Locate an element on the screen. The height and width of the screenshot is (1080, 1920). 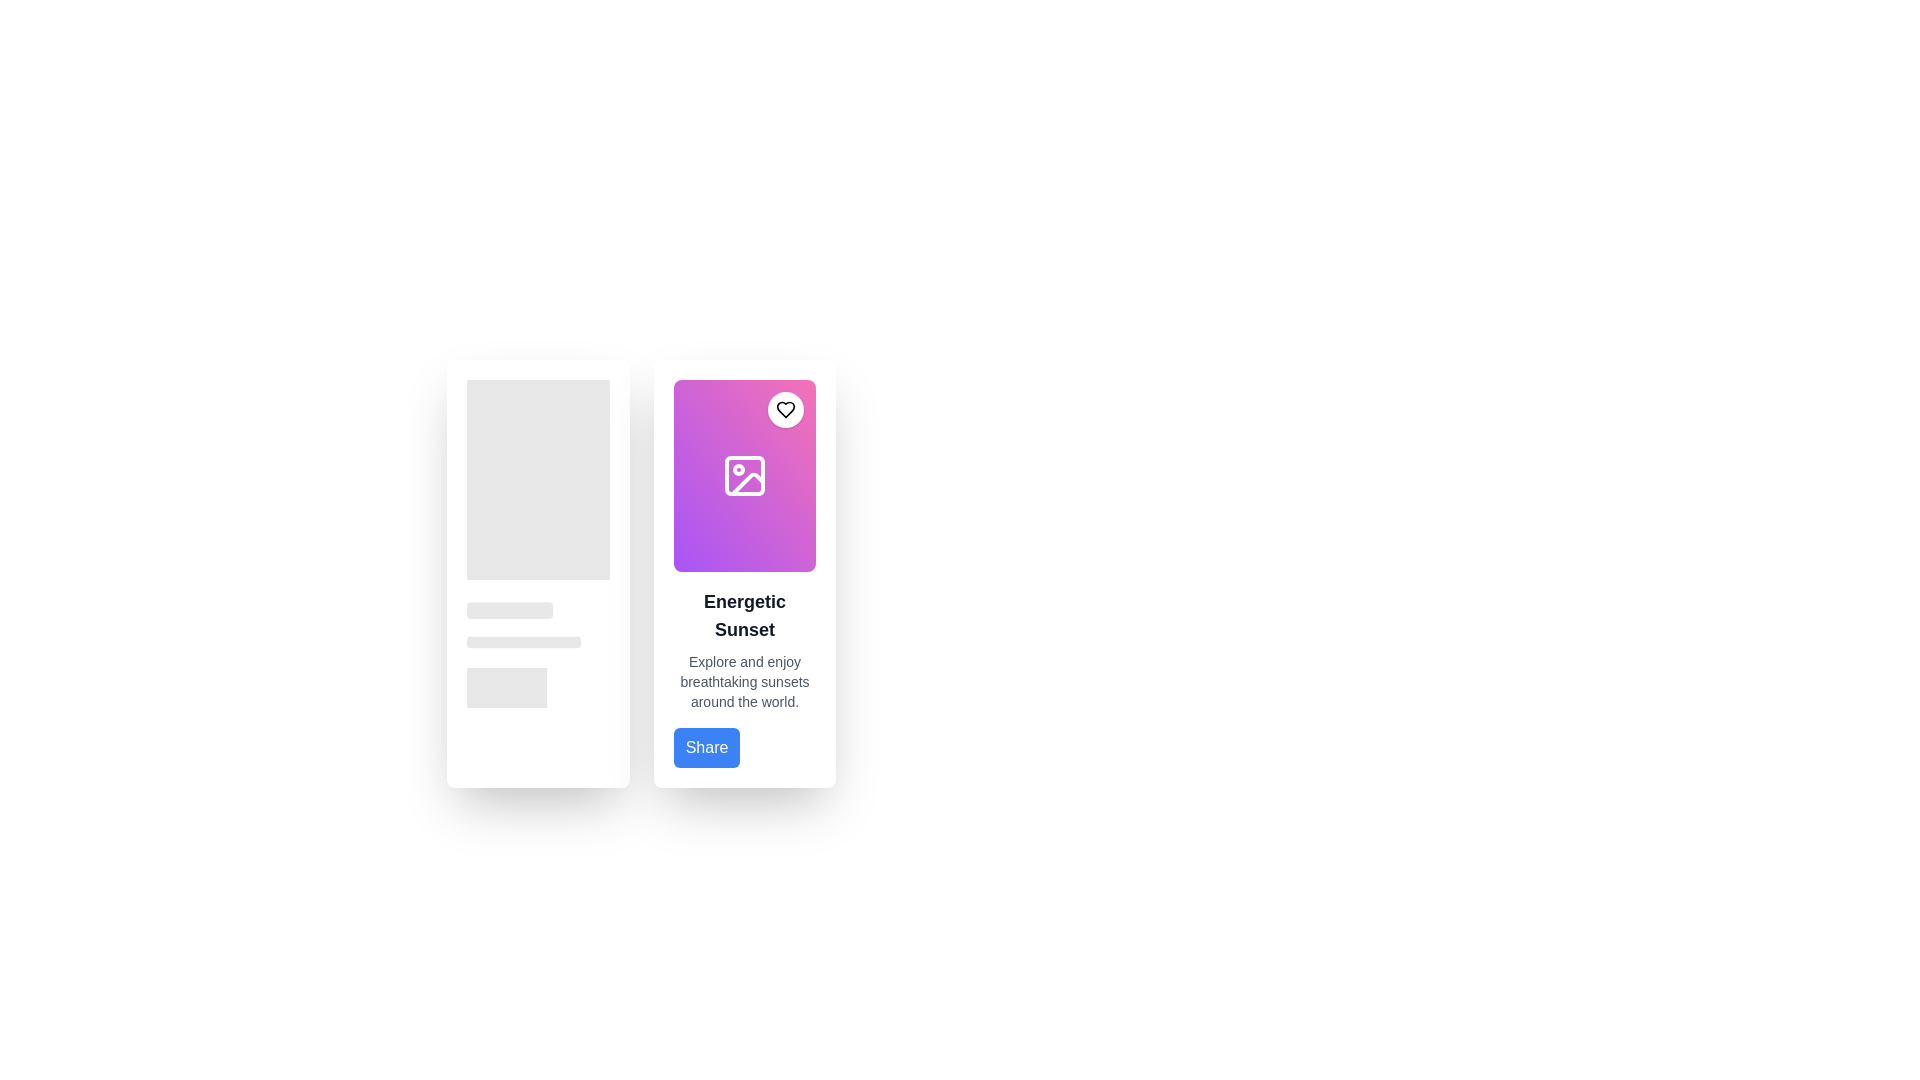
the informational subtitle text label located beneath the title 'Energetic Sunset' in the card-like structure is located at coordinates (743, 681).